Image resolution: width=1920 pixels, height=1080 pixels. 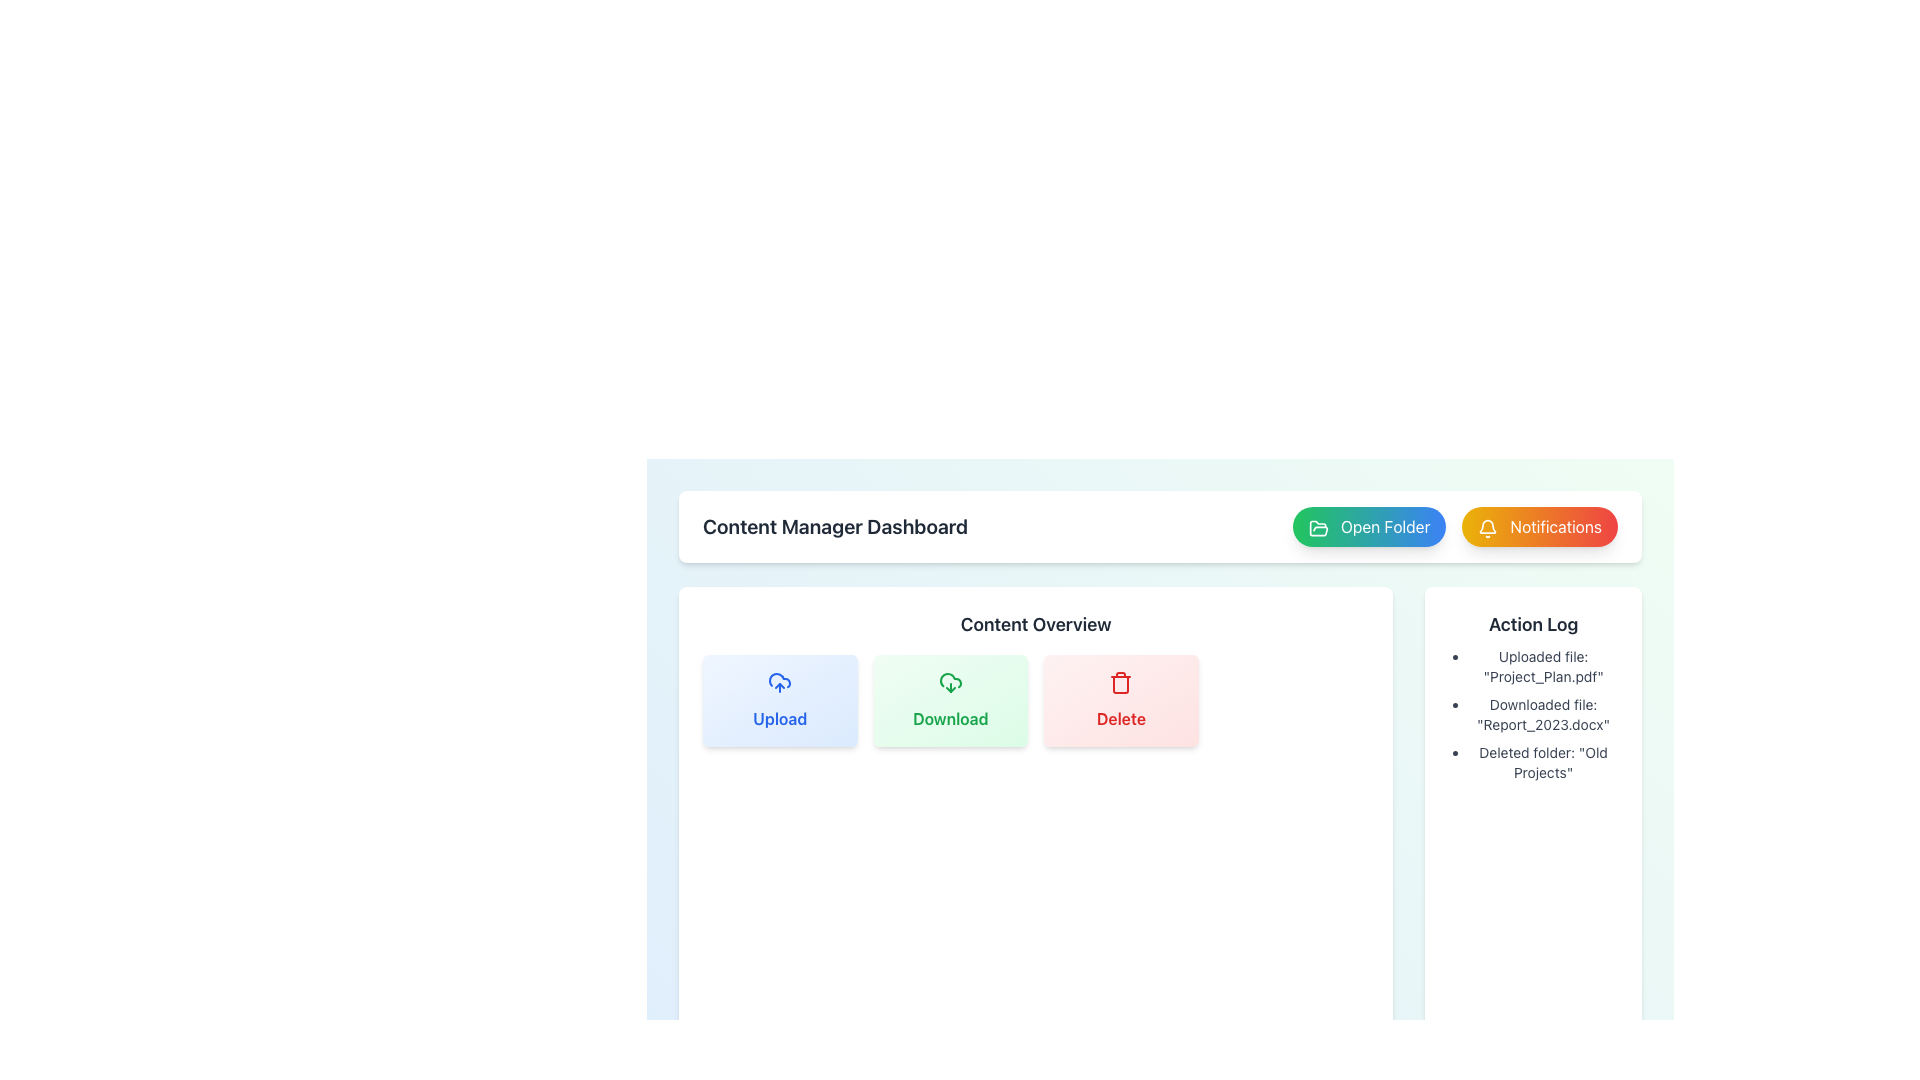 I want to click on the upload icon located within the 'Upload' button in the Content Overview section of the interface, so click(x=779, y=679).